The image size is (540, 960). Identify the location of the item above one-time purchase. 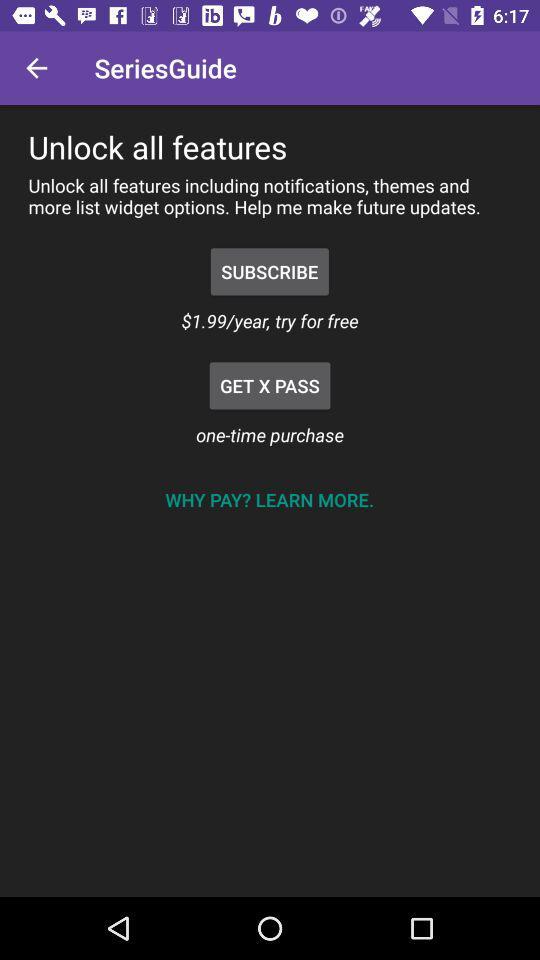
(270, 384).